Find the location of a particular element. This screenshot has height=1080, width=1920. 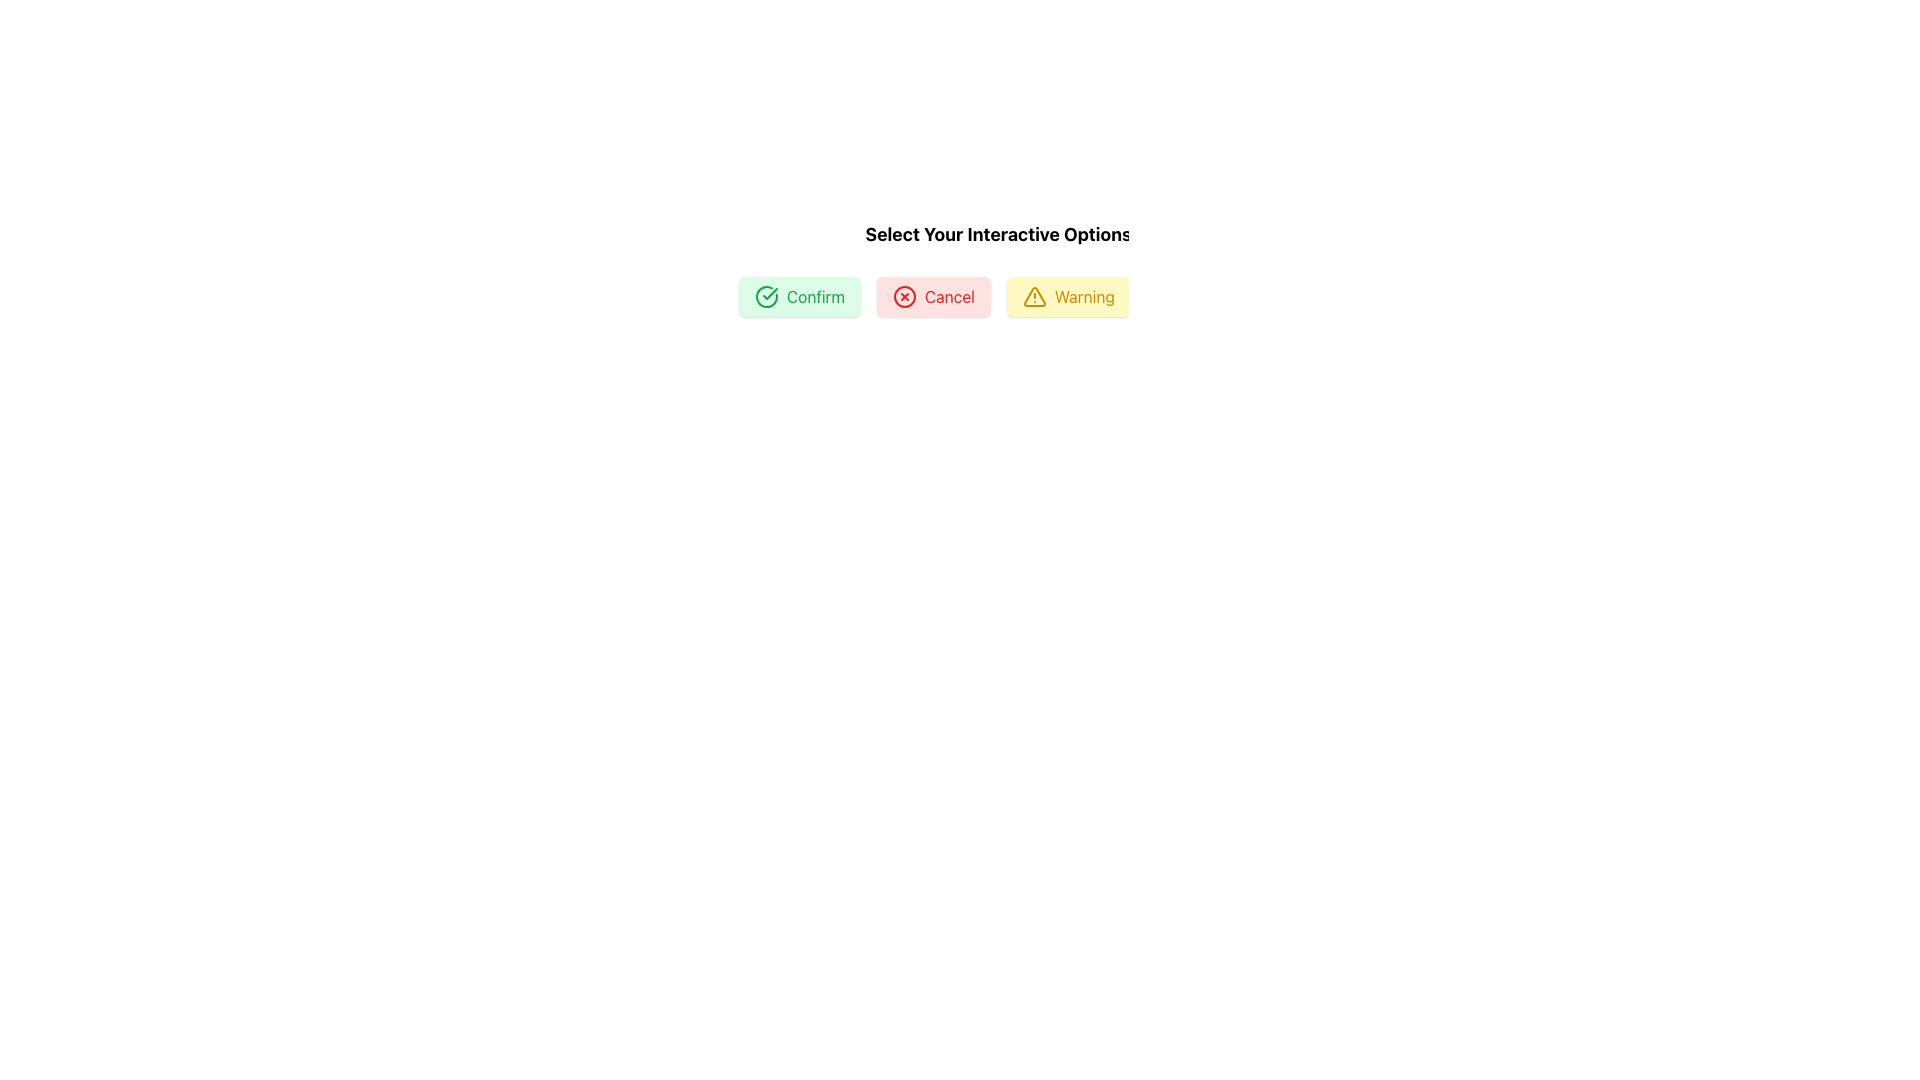

the triangular warning icon filled with a yellowish tone, outlined in bold, located to the left of the 'Warning' text label is located at coordinates (1033, 297).